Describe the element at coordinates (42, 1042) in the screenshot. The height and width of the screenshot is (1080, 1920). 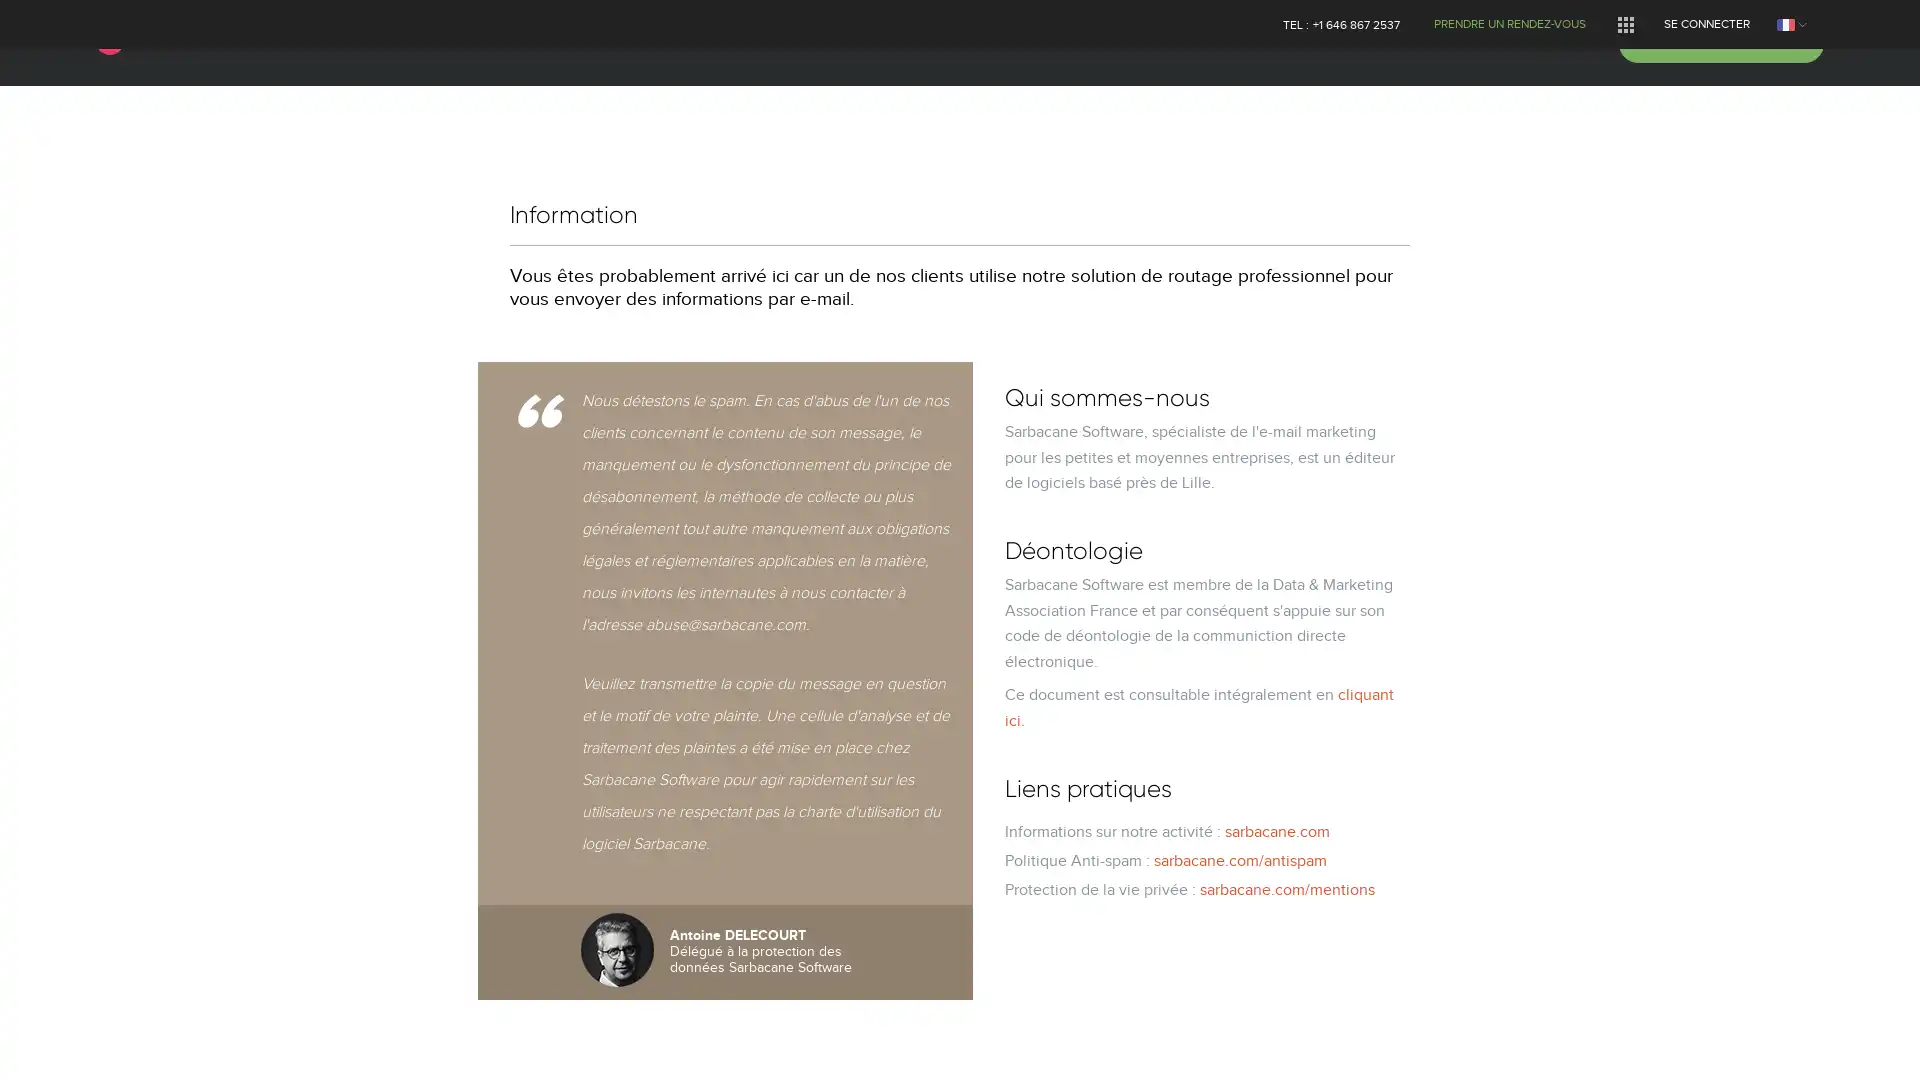
I see `Manage your preferences about cookies` at that location.